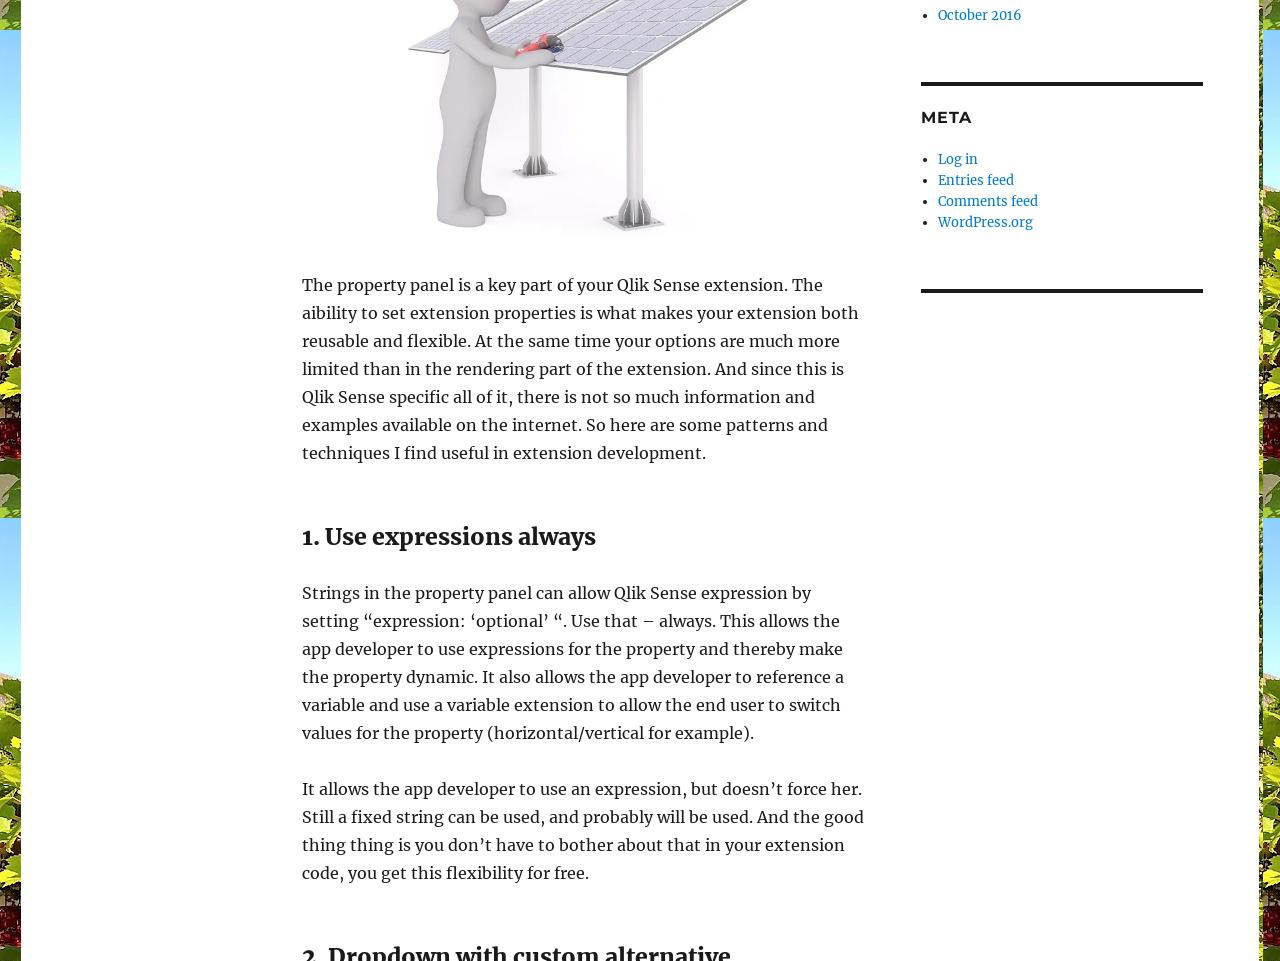 Image resolution: width=1280 pixels, height=961 pixels. What do you see at coordinates (572, 661) in the screenshot?
I see `'Strings in the property panel can allow Qlik Sense expression by setting “expression: ‘optional’ “. Use that – always. This allows the app developer to use expressions for the property and thereby make the property dynamic. It also allows the app developer to reference a variable and use a variable extension to allow the end user to switch values for the property (horizontal/vertical for example).'` at bounding box center [572, 661].